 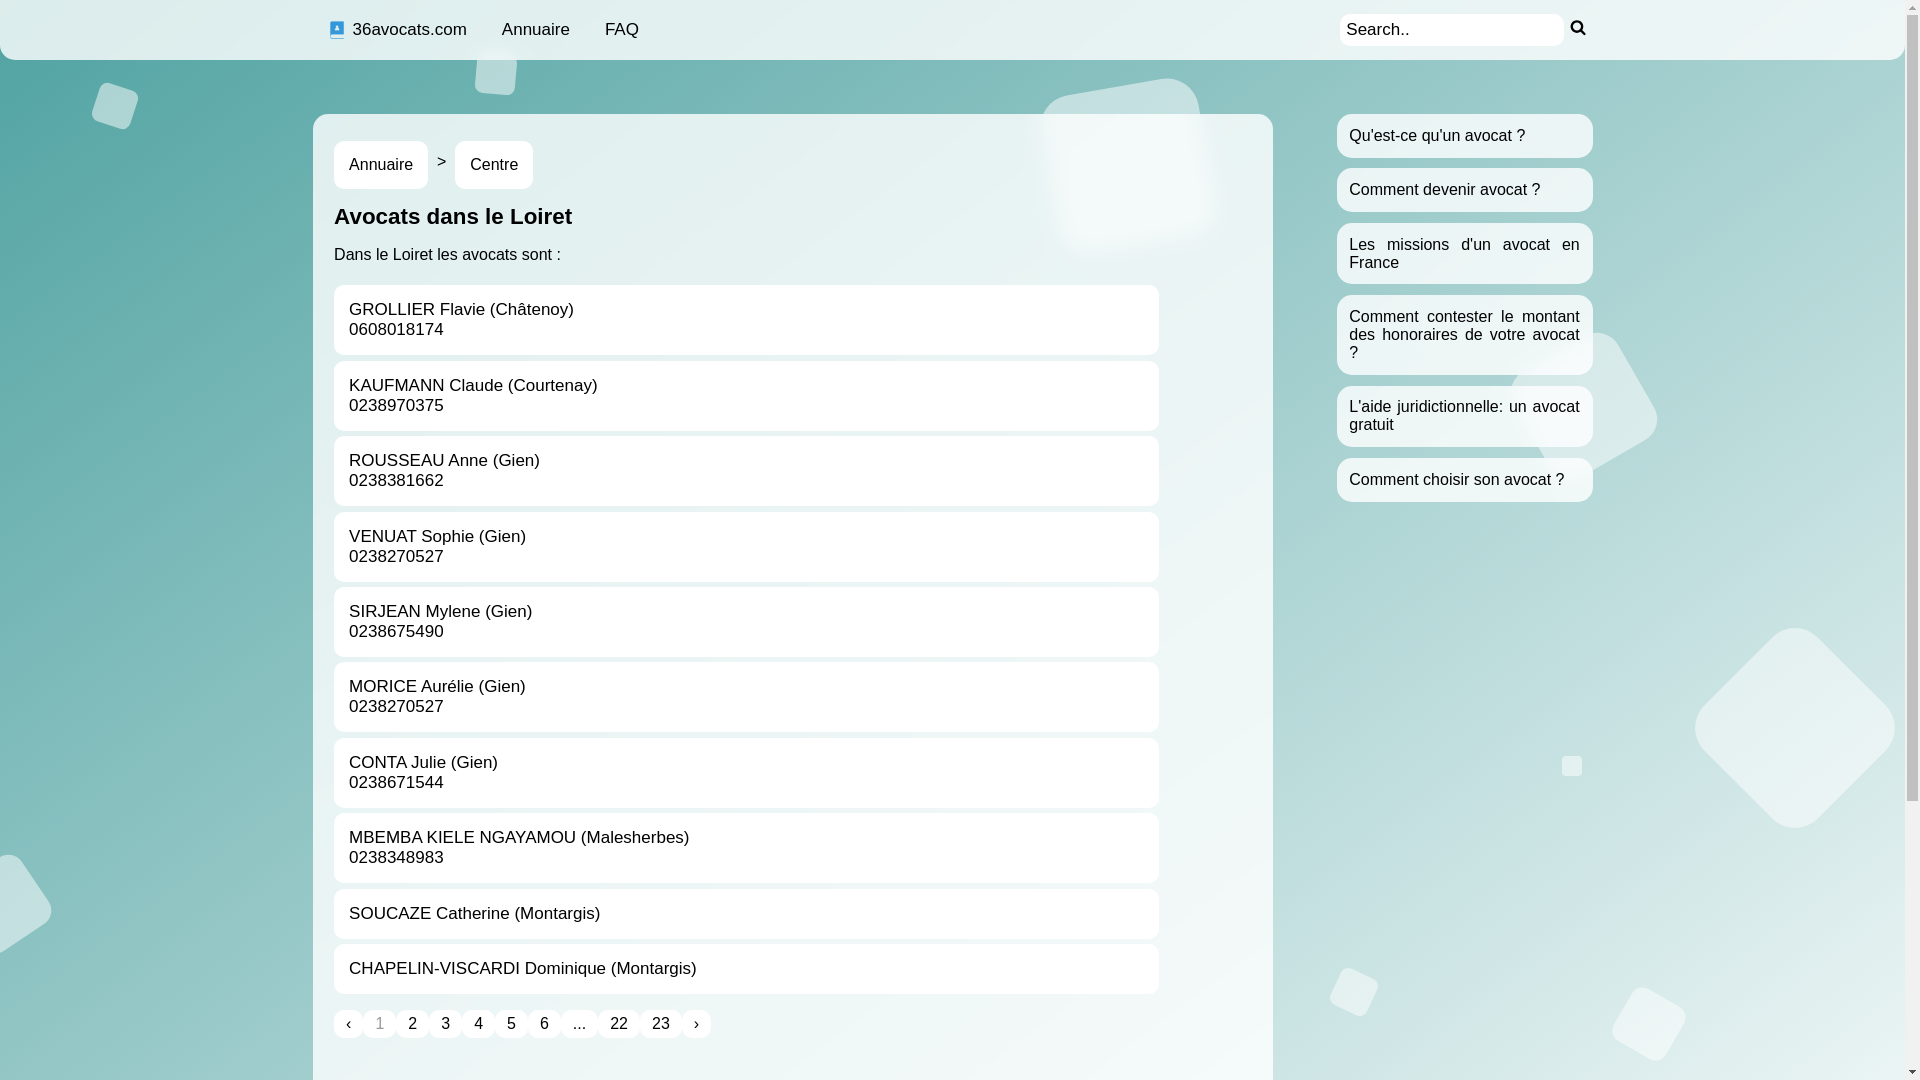 What do you see at coordinates (1444, 189) in the screenshot?
I see `'Comment devenir avocat ?'` at bounding box center [1444, 189].